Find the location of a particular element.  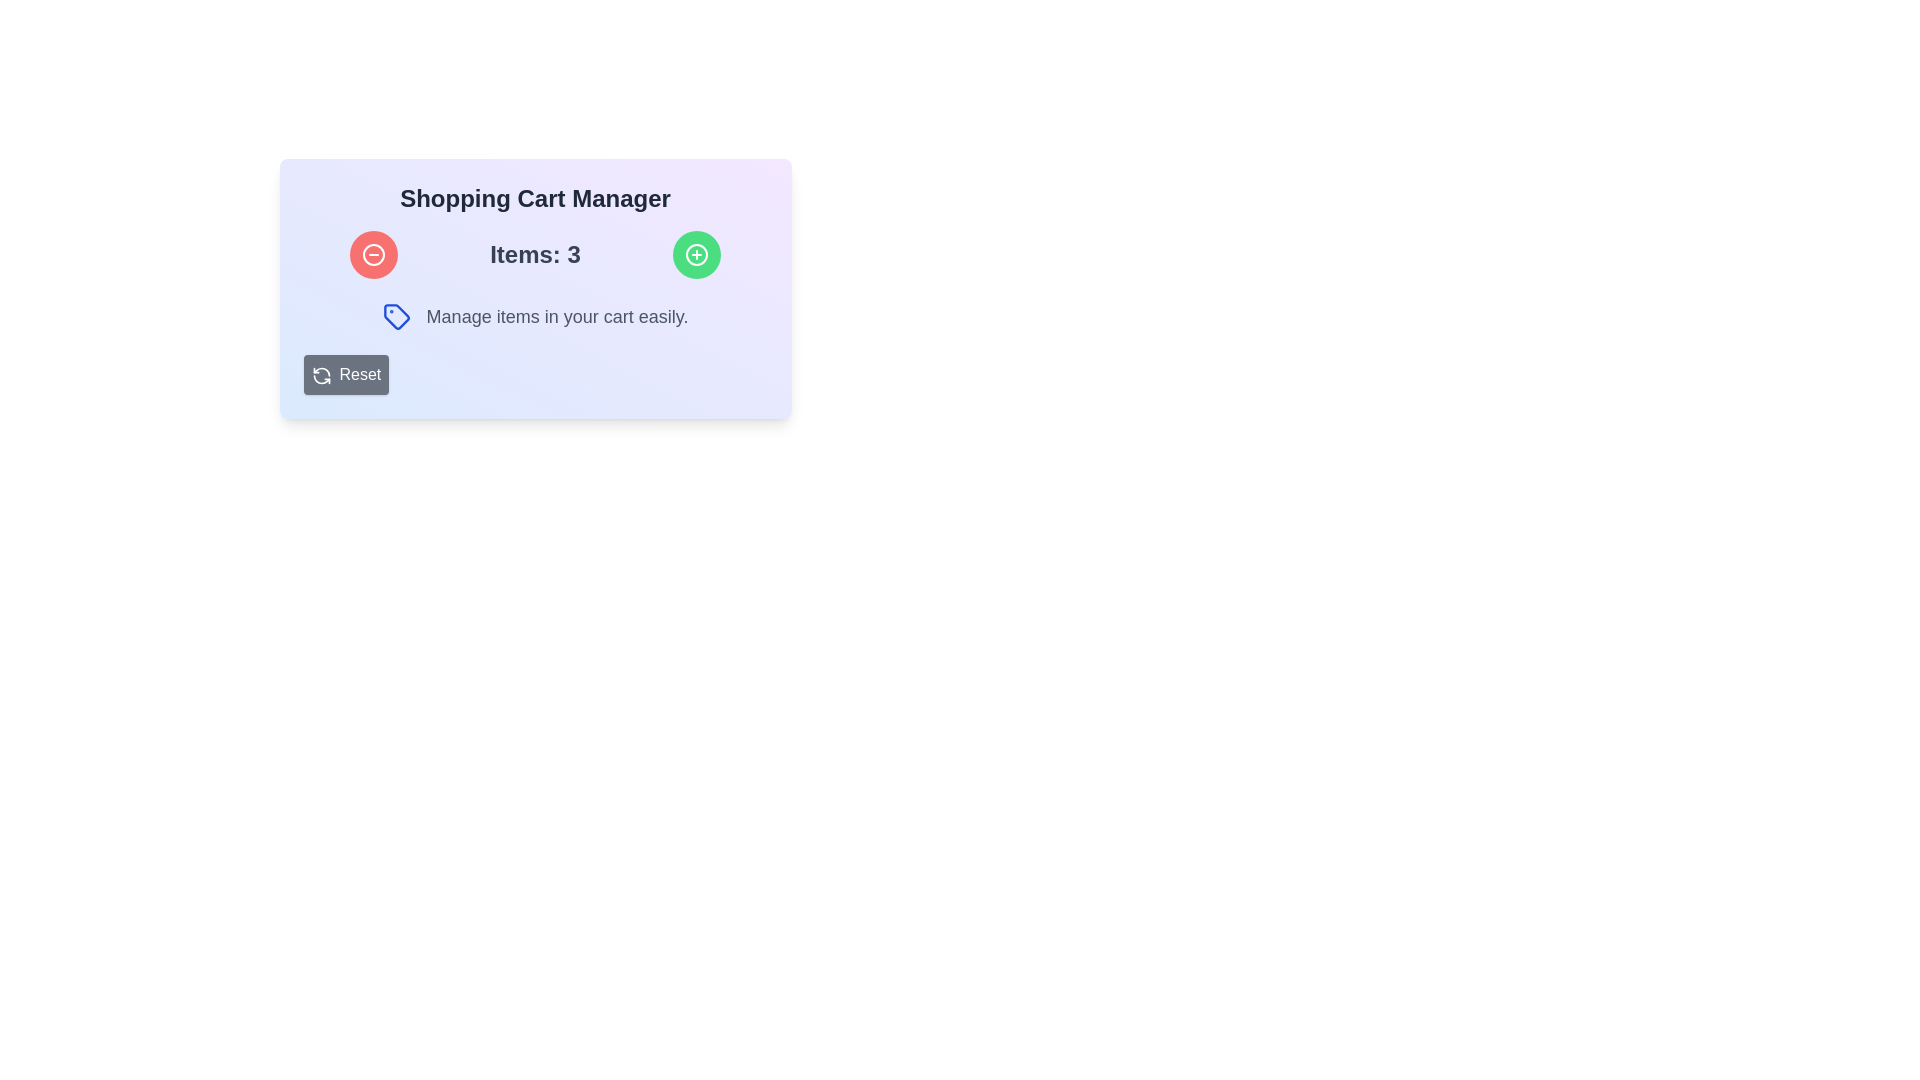

the decorative icon positioned immediately left of the text 'Manage items in your cart easily.' is located at coordinates (396, 315).